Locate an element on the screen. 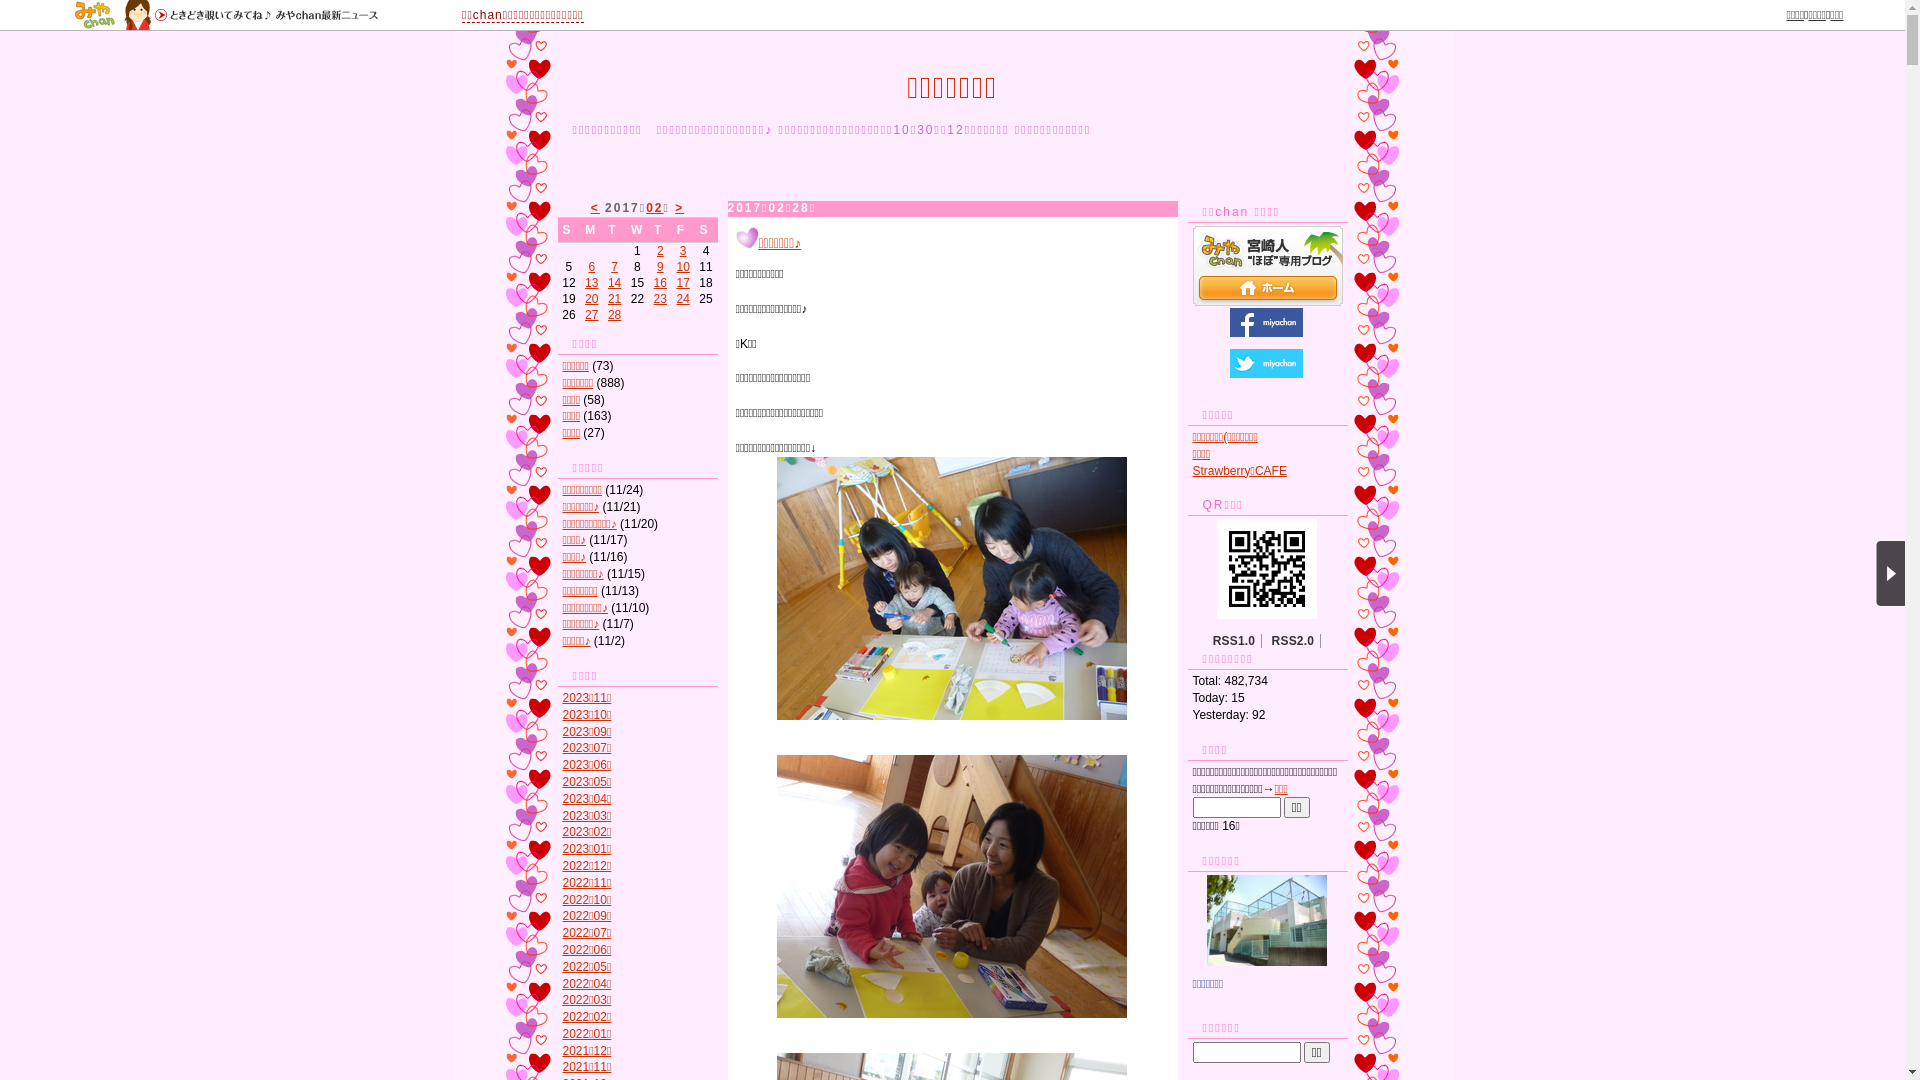 The height and width of the screenshot is (1080, 1920). '02' is located at coordinates (654, 208).